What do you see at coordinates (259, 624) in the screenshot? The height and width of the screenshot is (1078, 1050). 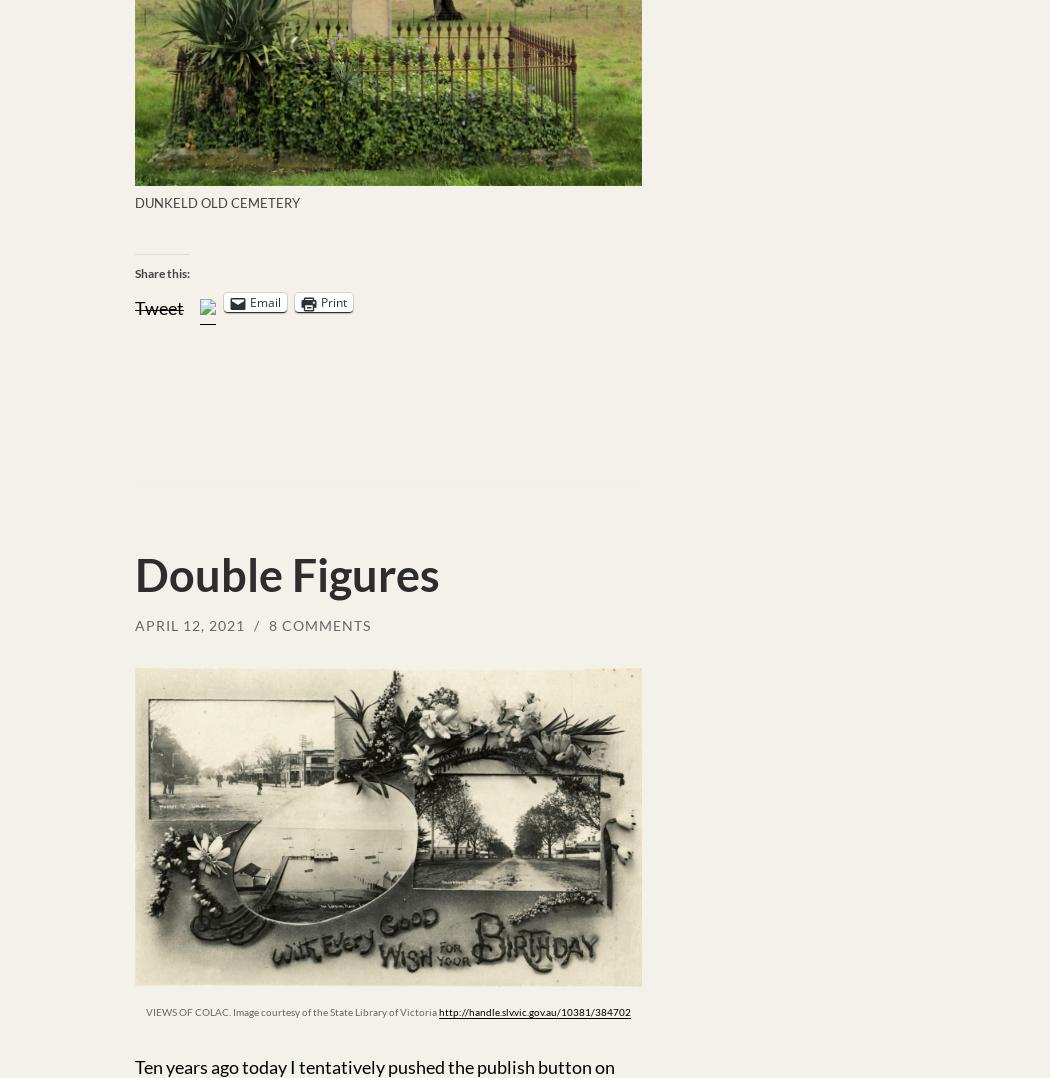 I see `'/'` at bounding box center [259, 624].